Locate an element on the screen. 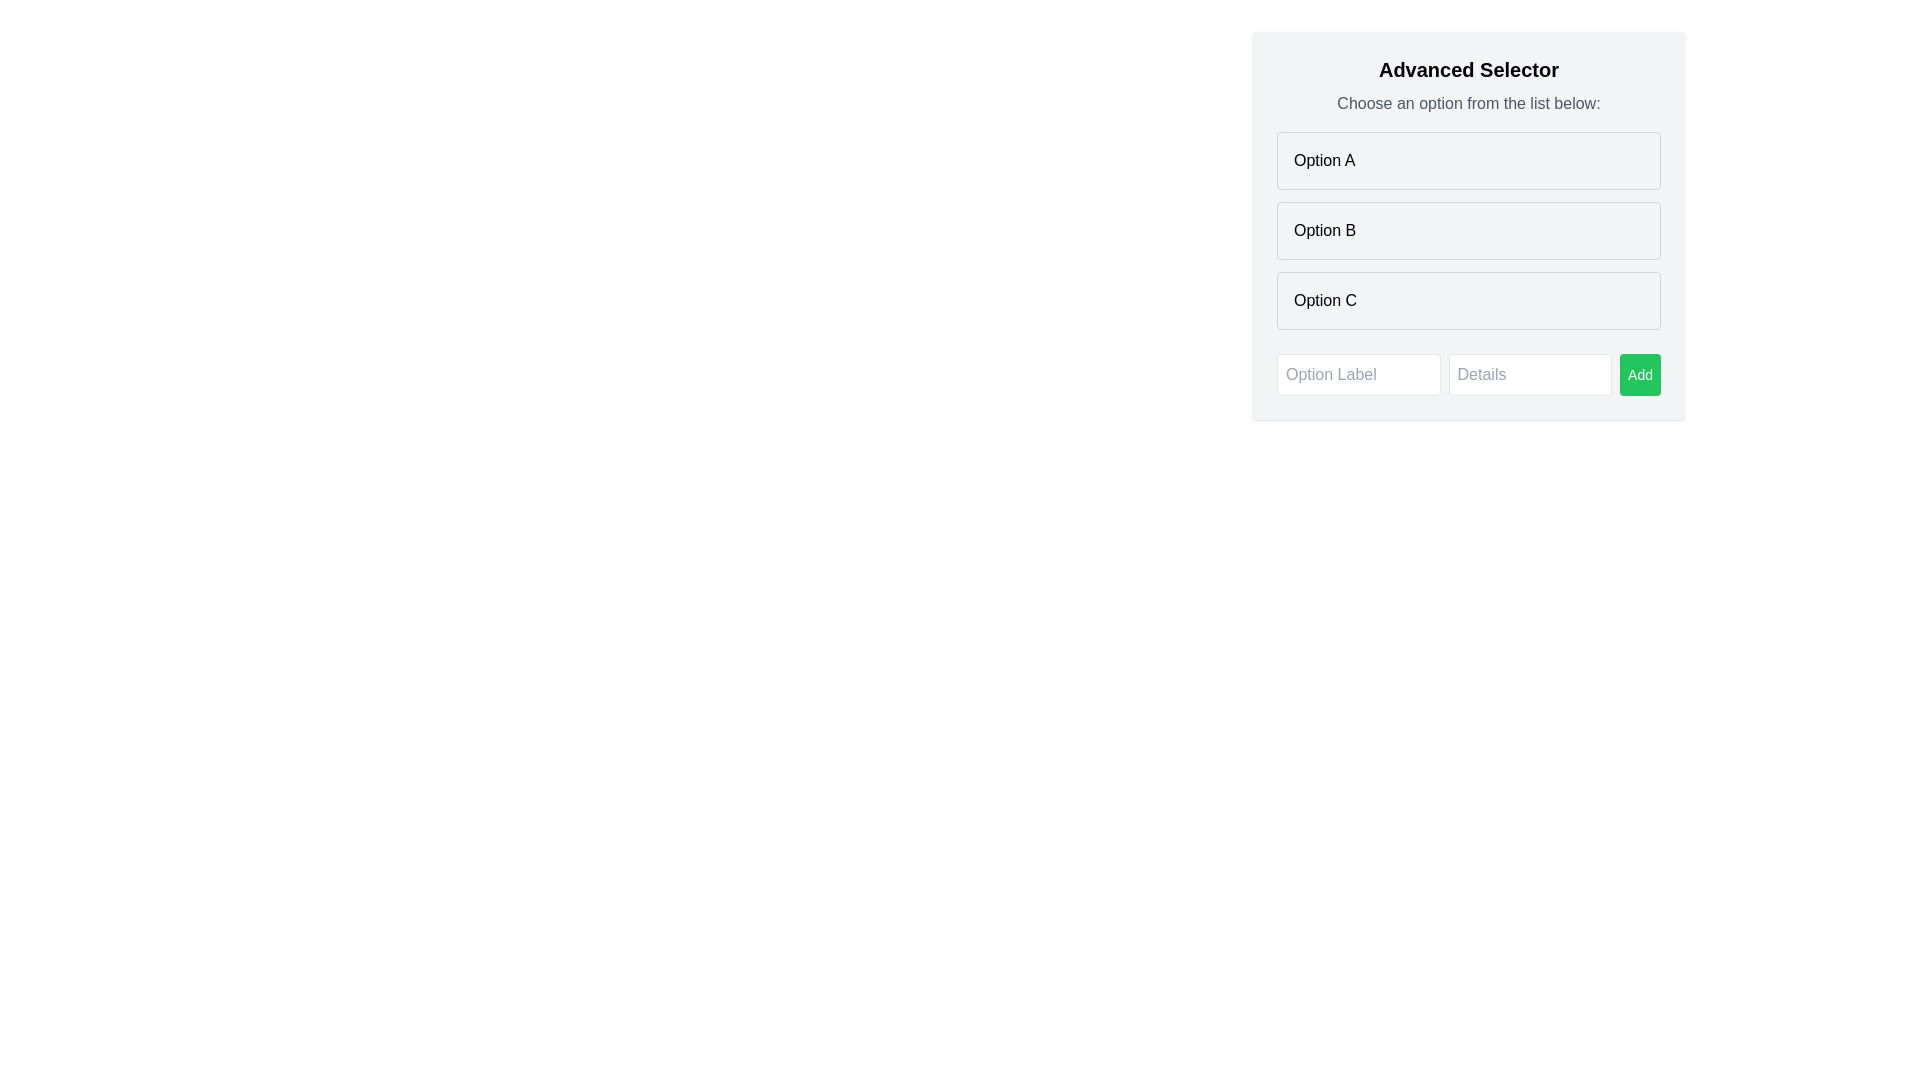  the vibrant green 'Add' button with white text at the rightmost end of the row containing the text input fields is located at coordinates (1640, 374).